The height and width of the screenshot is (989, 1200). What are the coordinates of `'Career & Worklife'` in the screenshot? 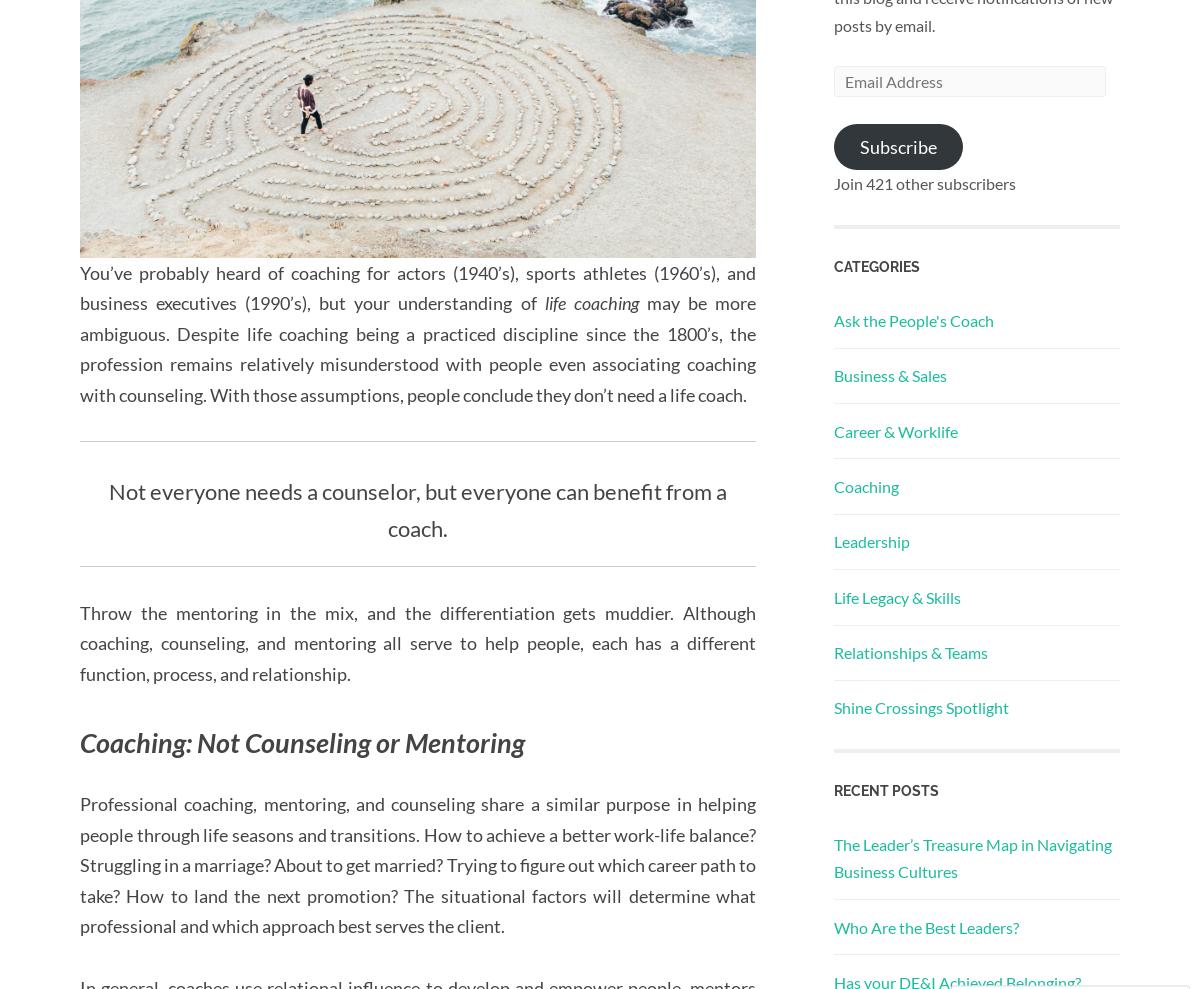 It's located at (895, 430).